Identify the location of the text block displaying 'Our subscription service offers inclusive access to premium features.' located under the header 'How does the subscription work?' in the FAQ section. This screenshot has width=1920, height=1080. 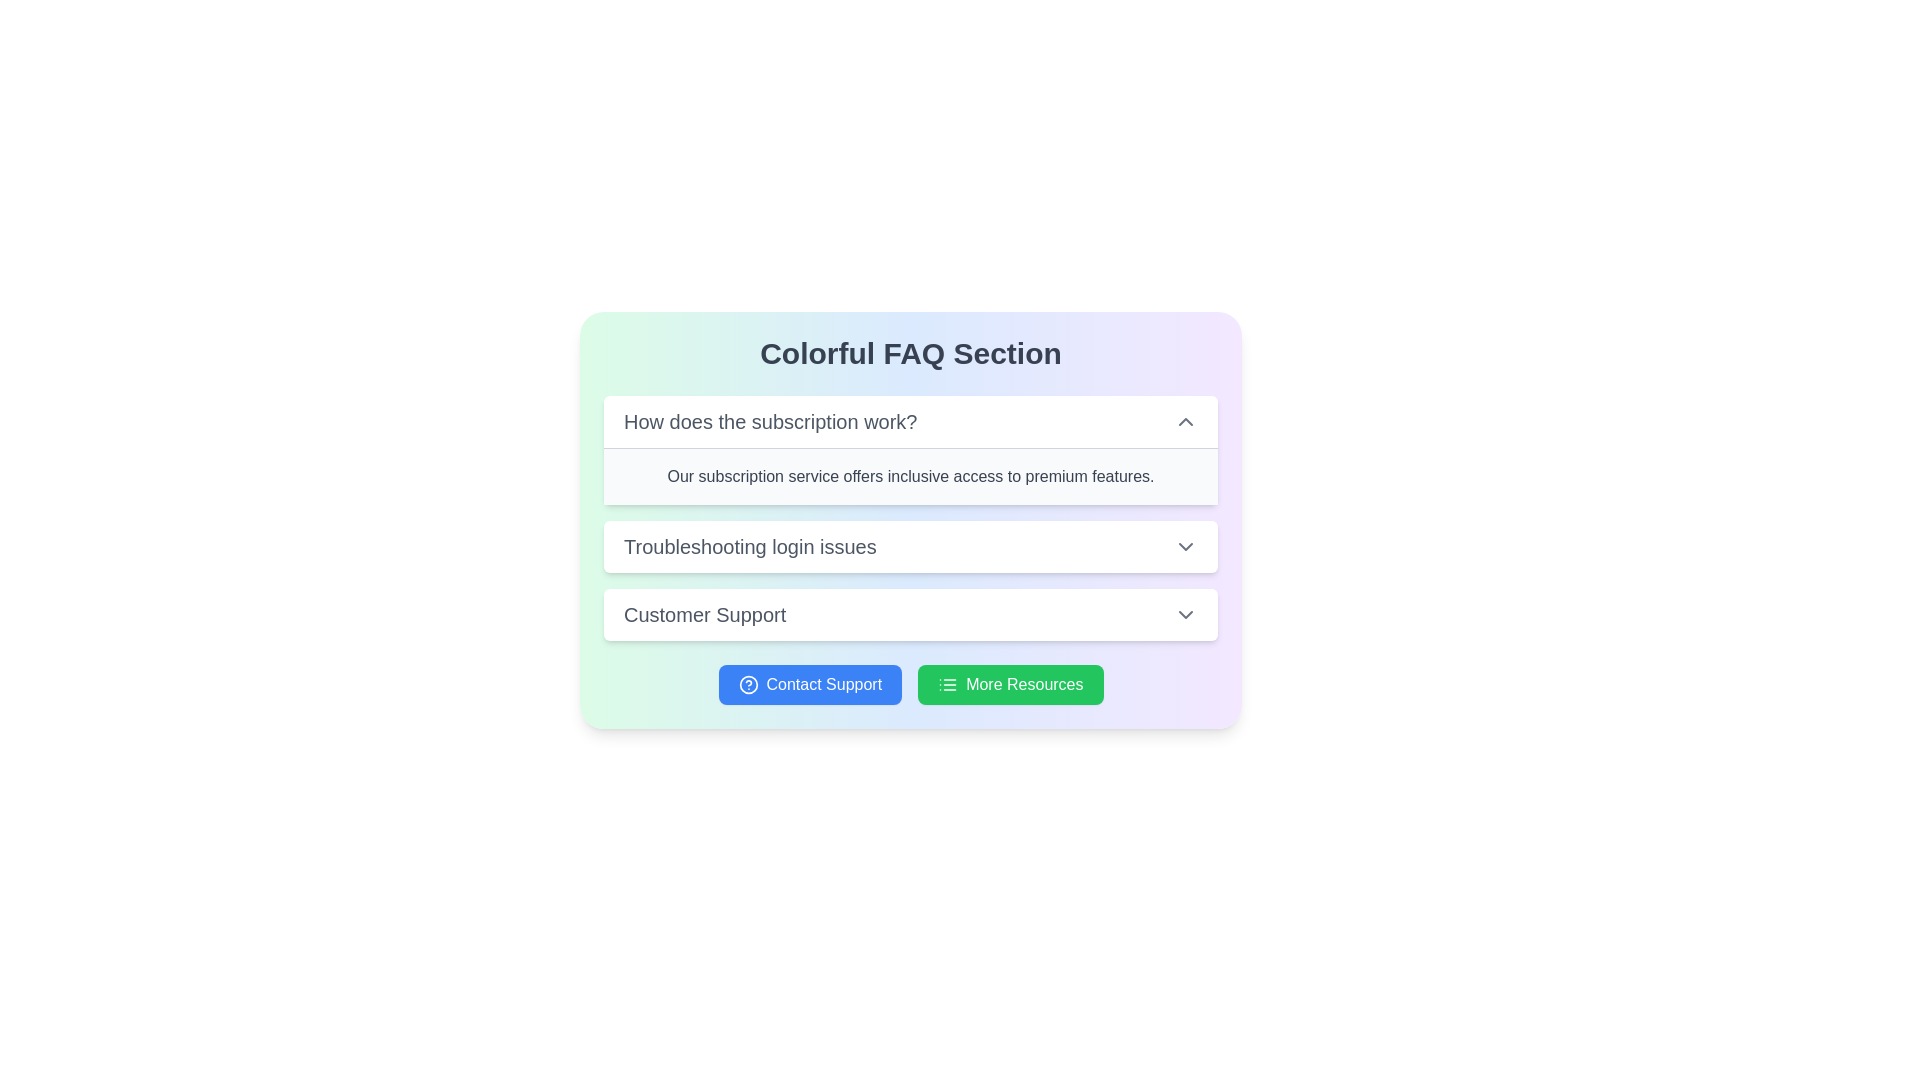
(910, 476).